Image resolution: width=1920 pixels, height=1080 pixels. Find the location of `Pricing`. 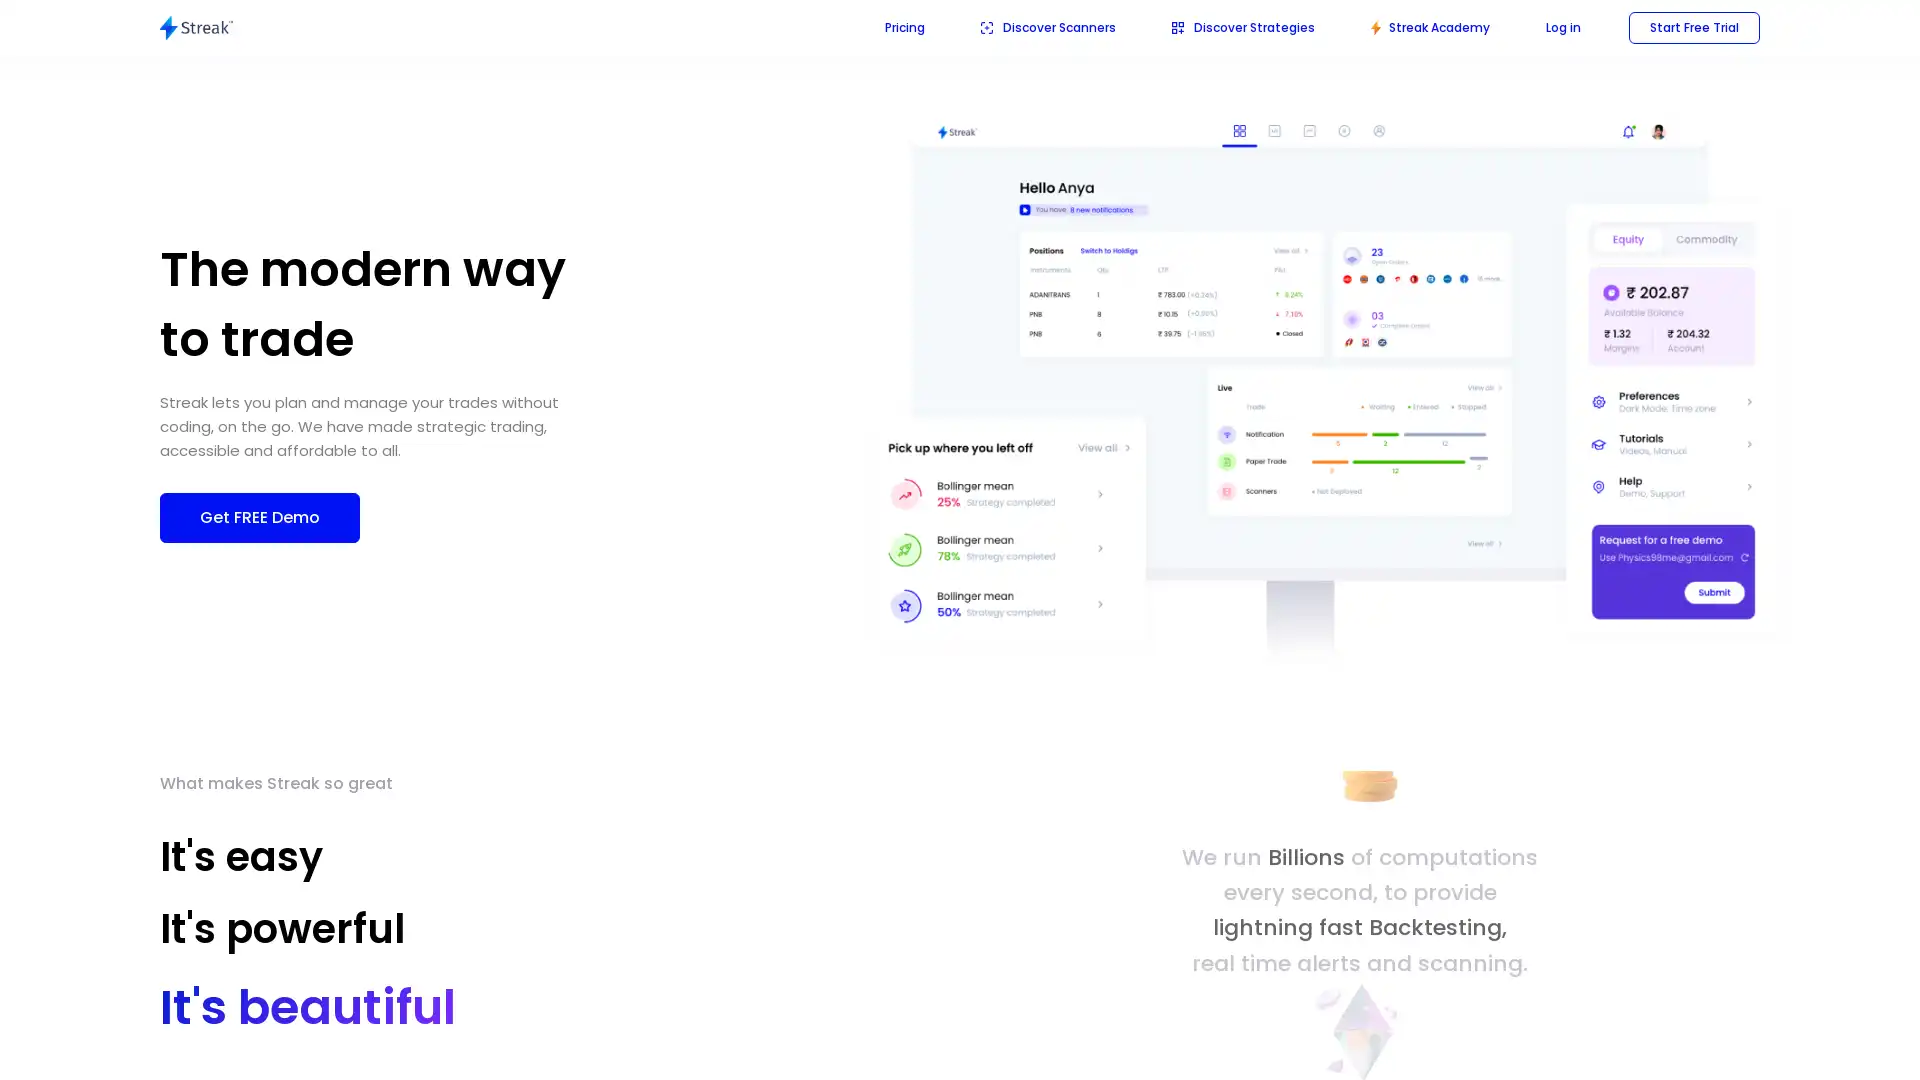

Pricing is located at coordinates (904, 27).